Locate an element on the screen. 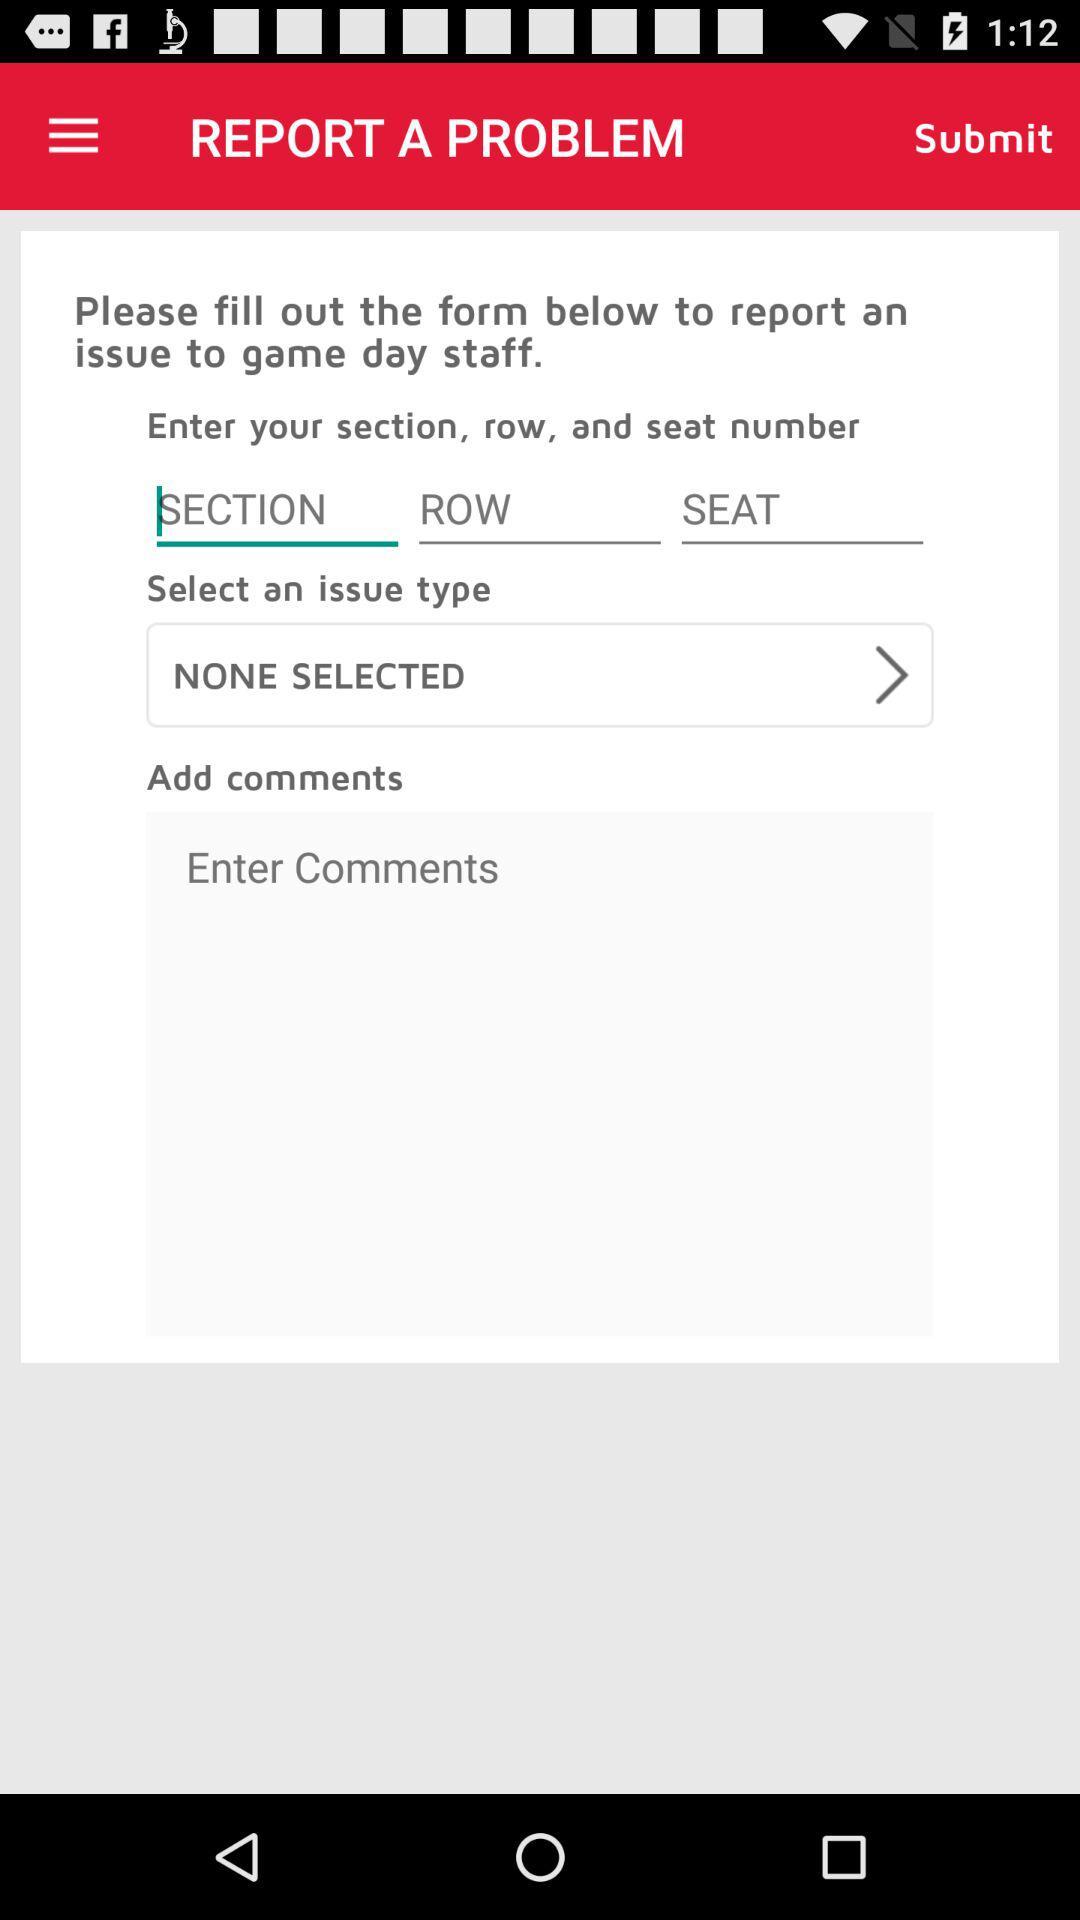 Image resolution: width=1080 pixels, height=1920 pixels. comment box to add comment is located at coordinates (540, 1073).